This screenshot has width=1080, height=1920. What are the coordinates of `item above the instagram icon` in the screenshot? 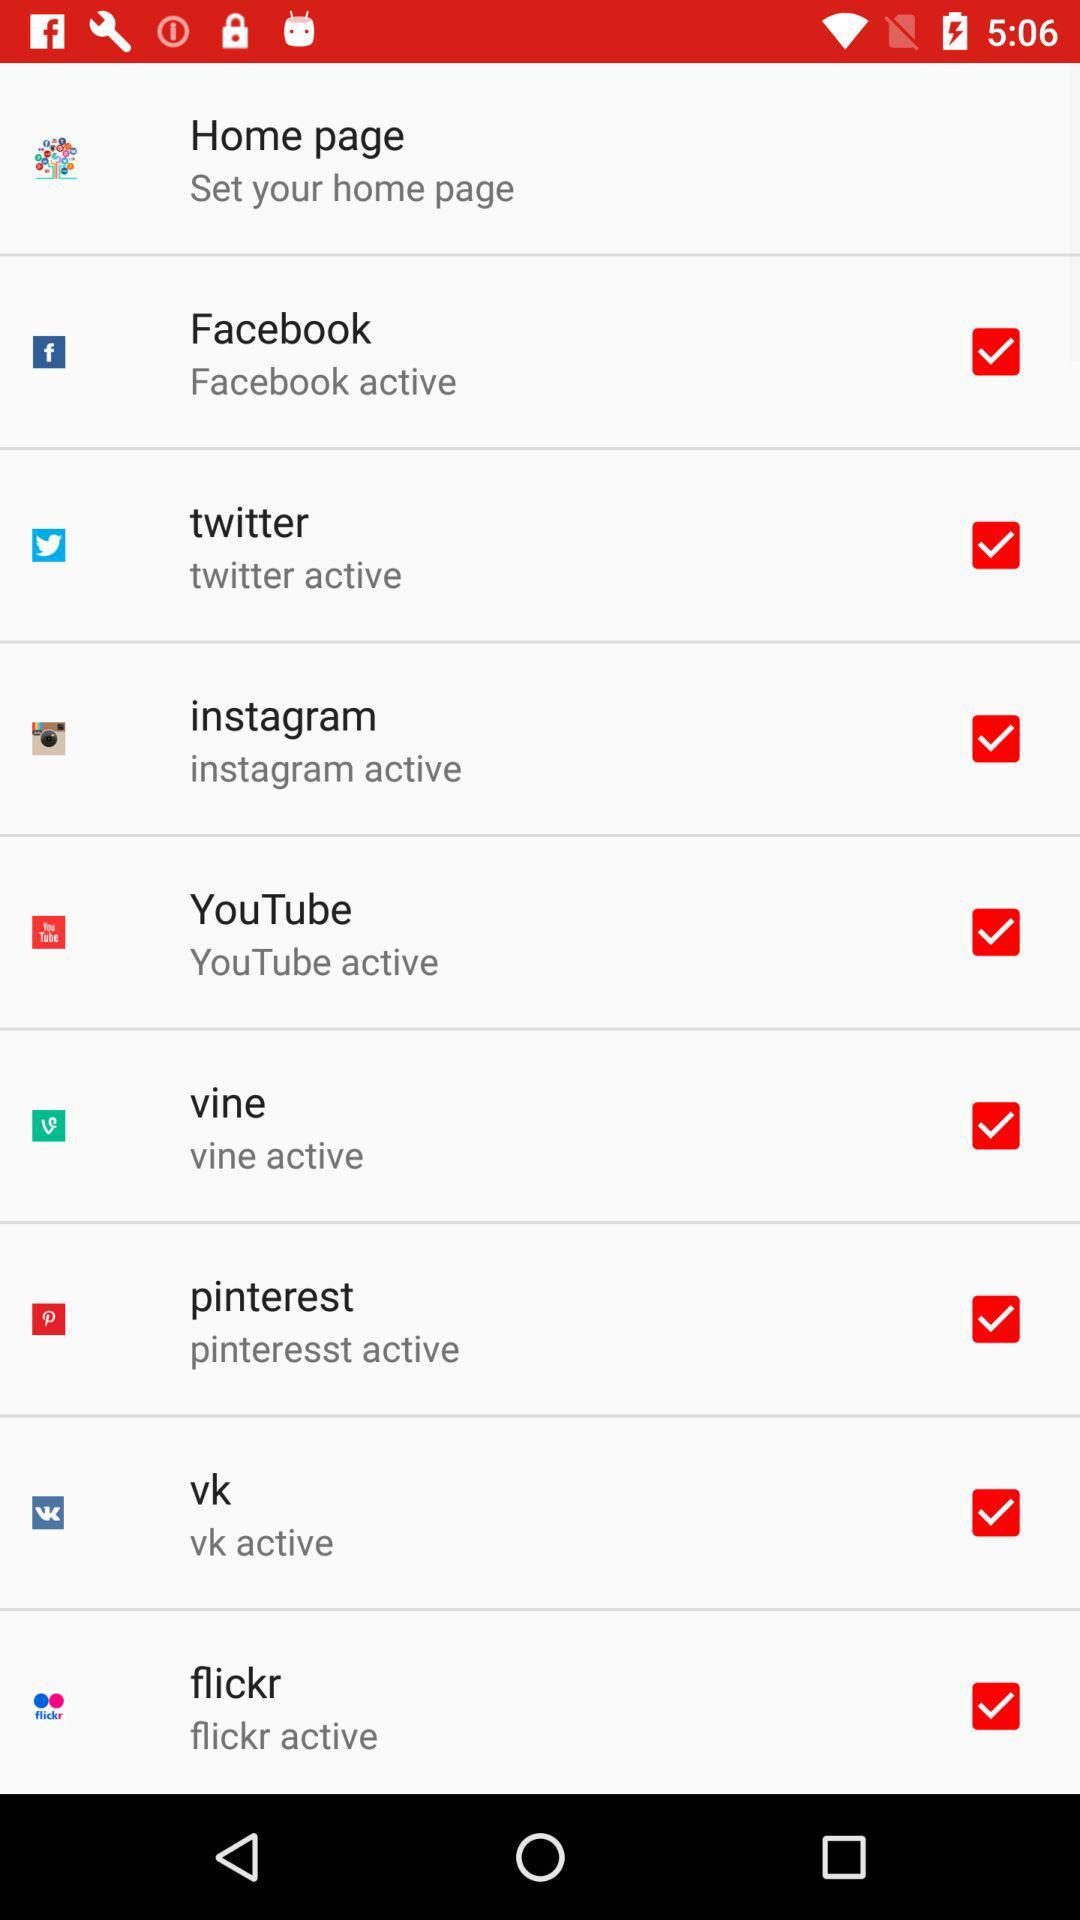 It's located at (295, 572).